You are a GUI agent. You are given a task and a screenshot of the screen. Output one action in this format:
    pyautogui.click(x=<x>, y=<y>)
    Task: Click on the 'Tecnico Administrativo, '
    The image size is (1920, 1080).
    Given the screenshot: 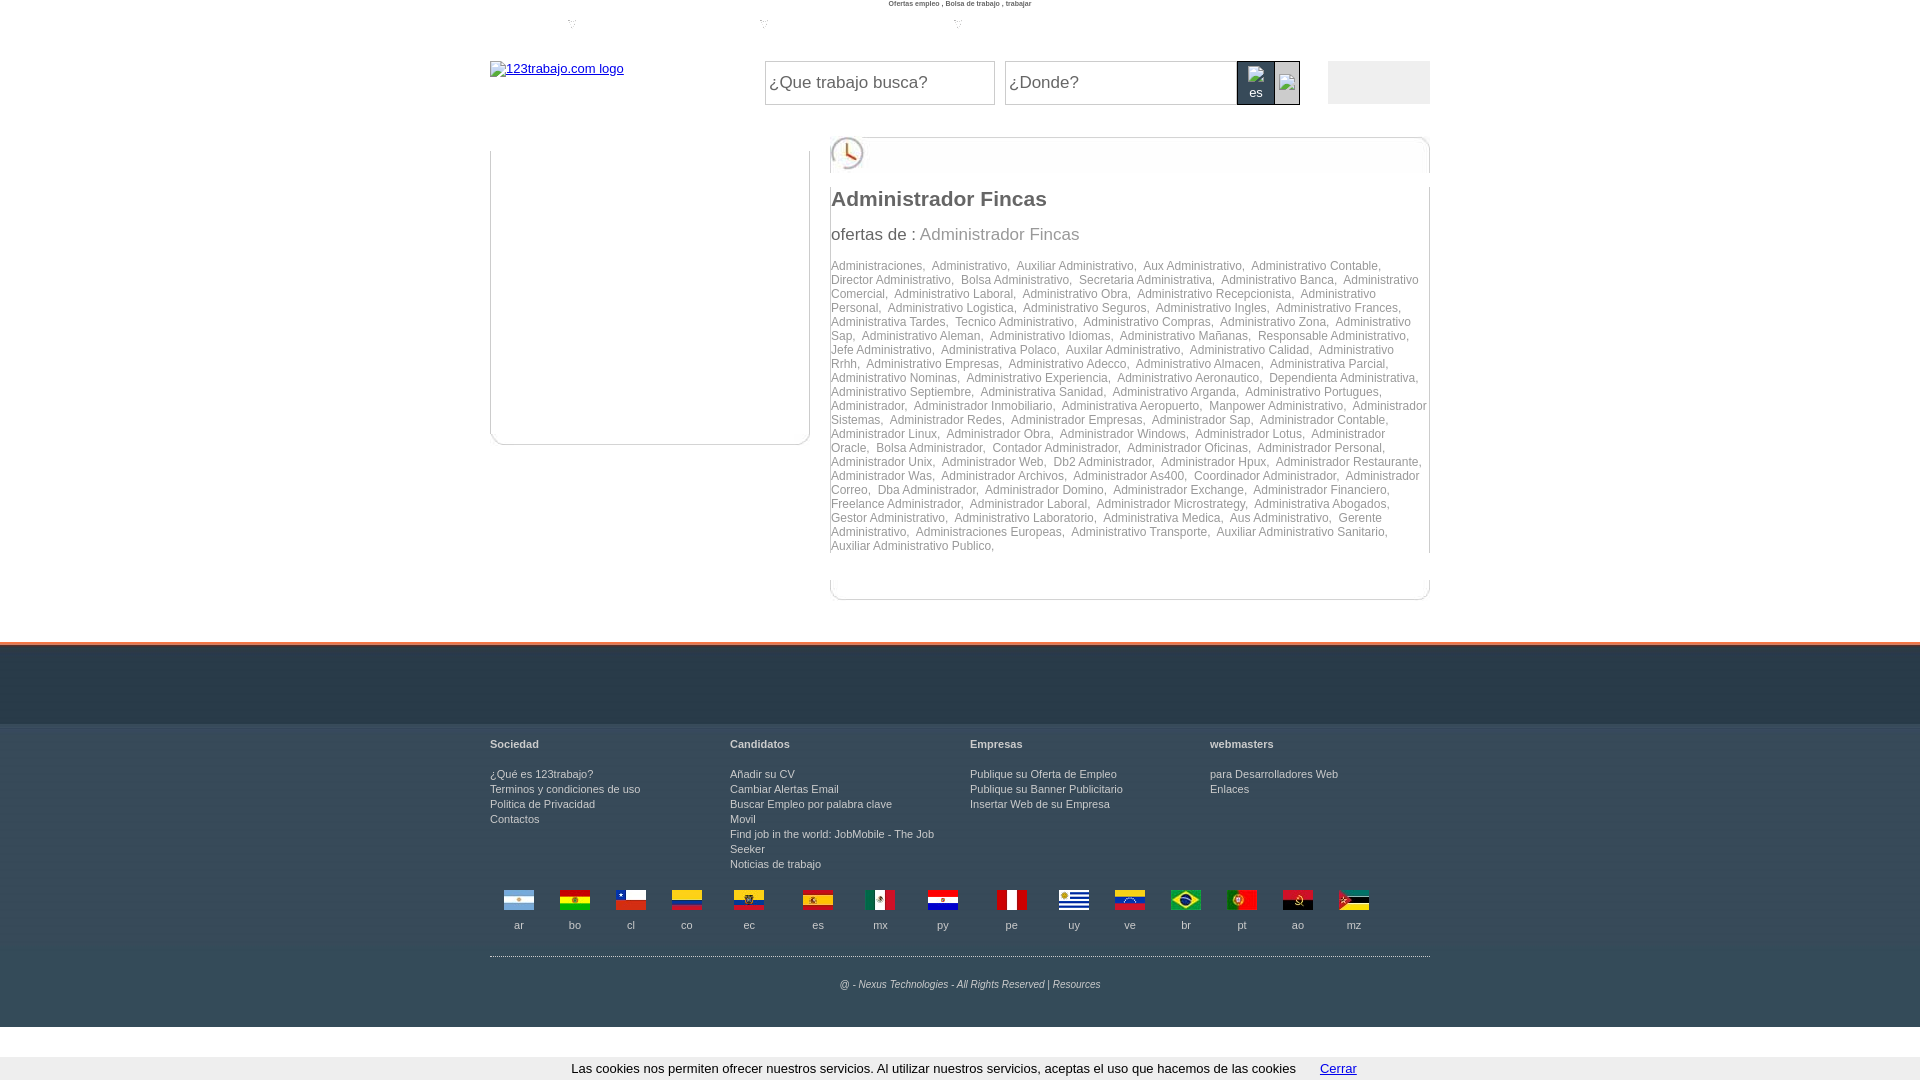 What is the action you would take?
    pyautogui.click(x=954, y=320)
    